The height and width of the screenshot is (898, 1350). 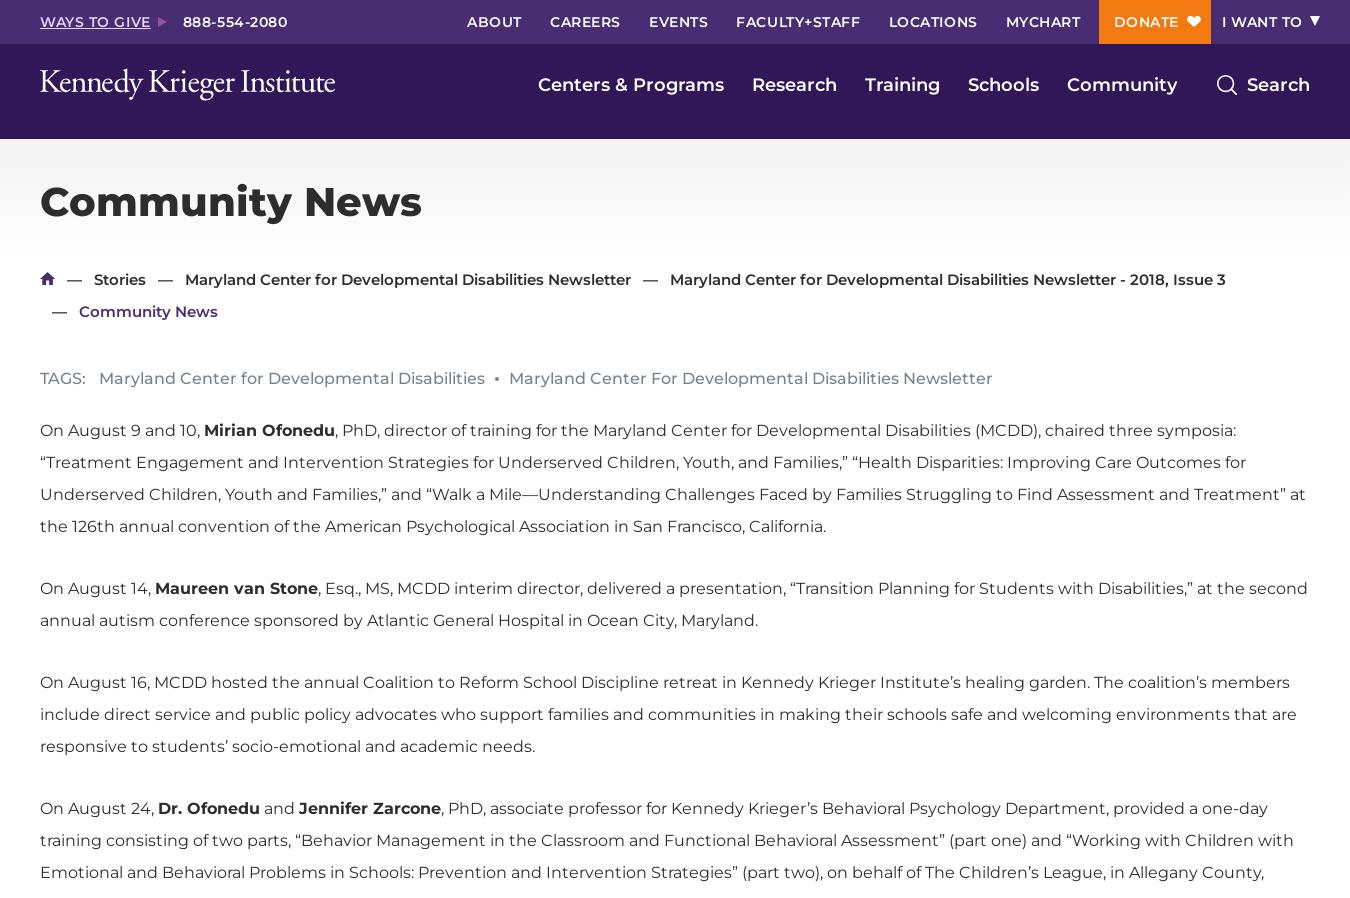 I want to click on 'Stories', so click(x=92, y=279).